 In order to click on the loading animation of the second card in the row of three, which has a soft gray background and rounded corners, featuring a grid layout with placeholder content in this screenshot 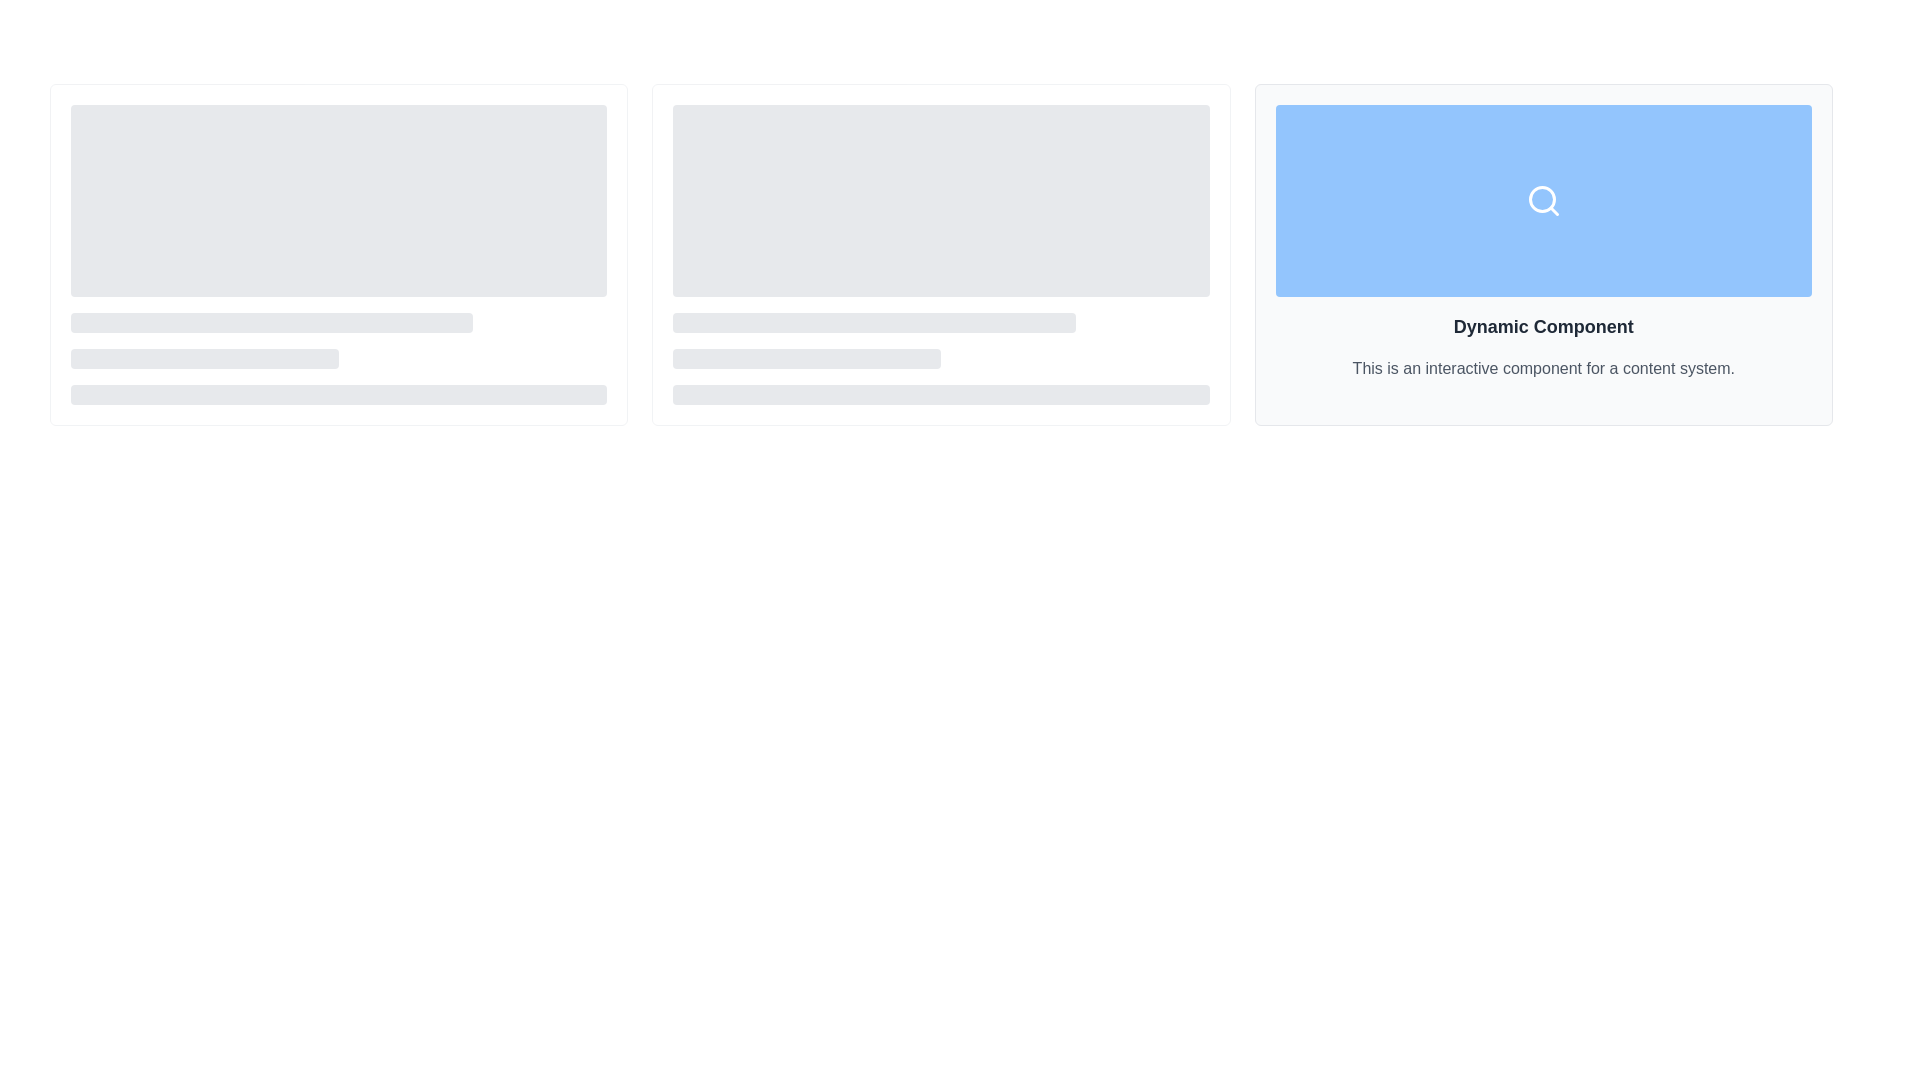, I will do `click(940, 253)`.